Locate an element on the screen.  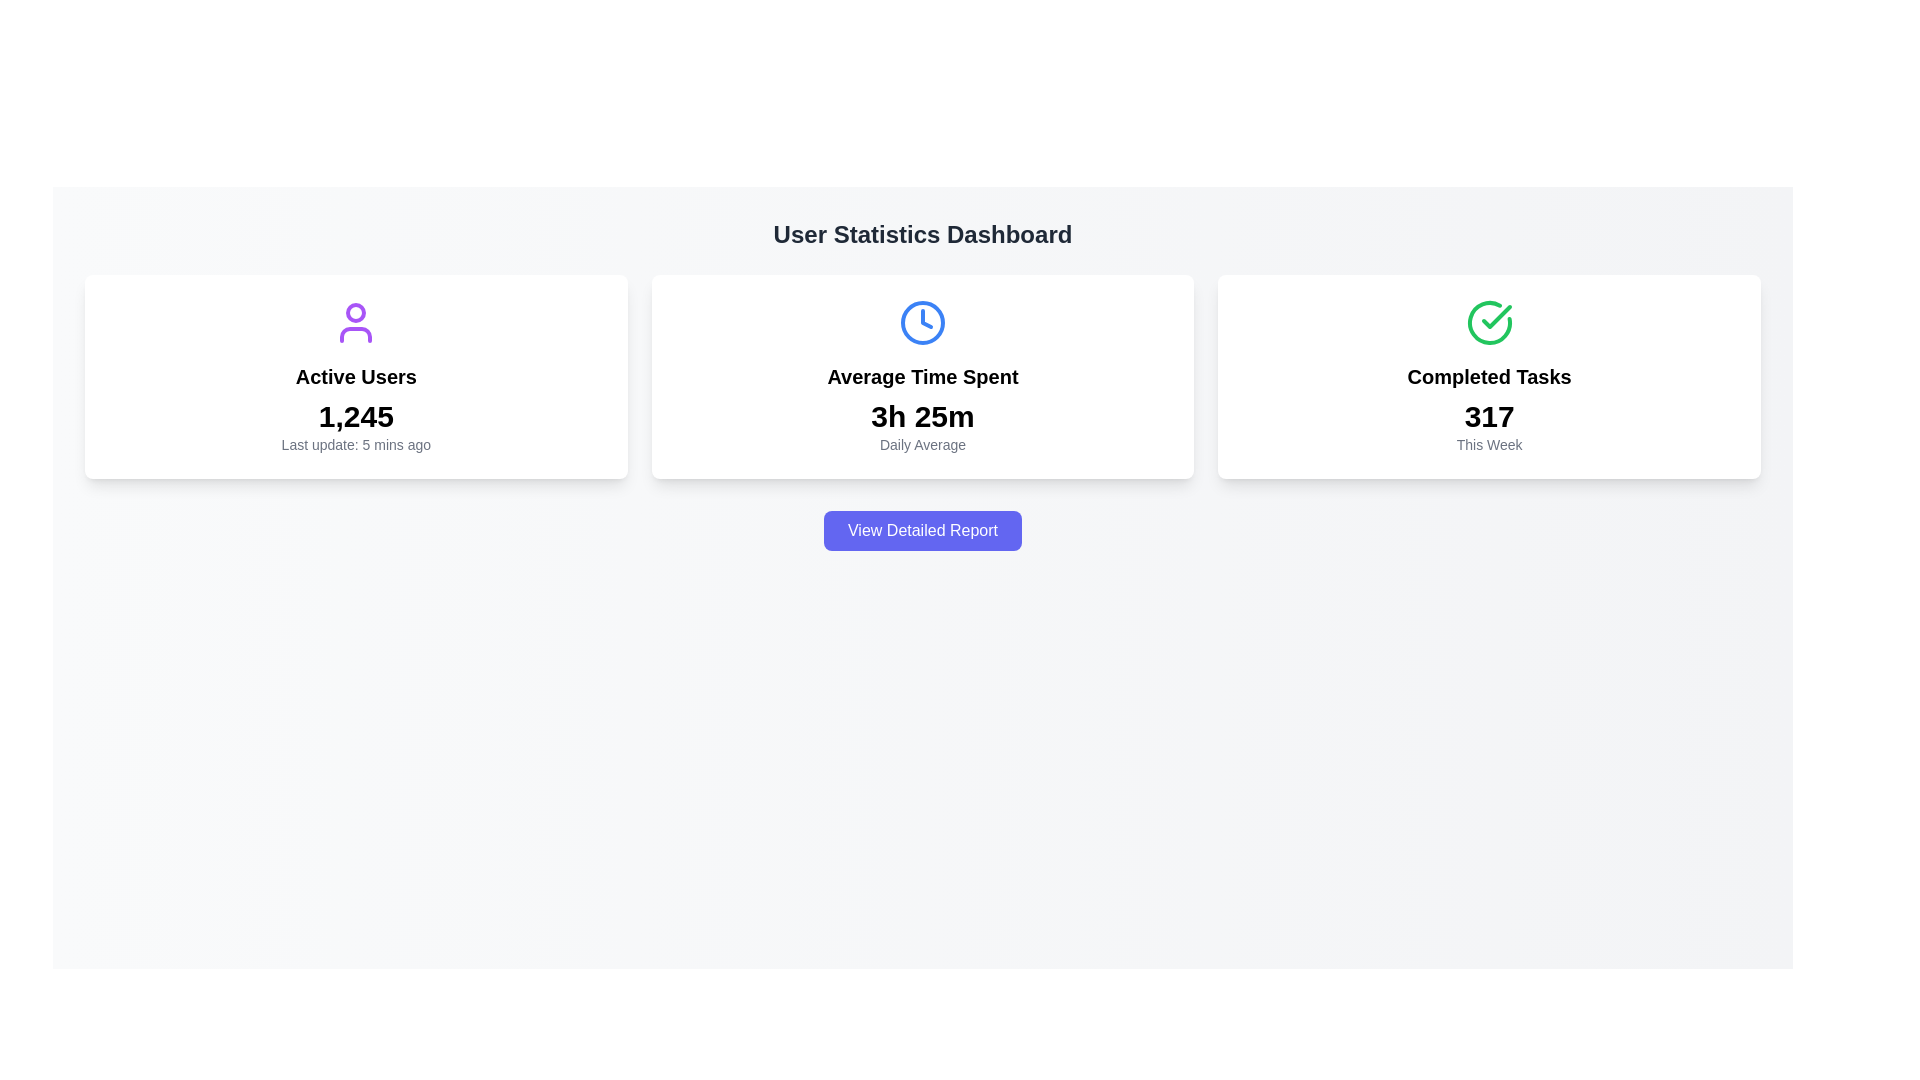
the text label that displays 'Average Time Spent', which is styled in bold, large font and is located below the clock icon is located at coordinates (921, 377).